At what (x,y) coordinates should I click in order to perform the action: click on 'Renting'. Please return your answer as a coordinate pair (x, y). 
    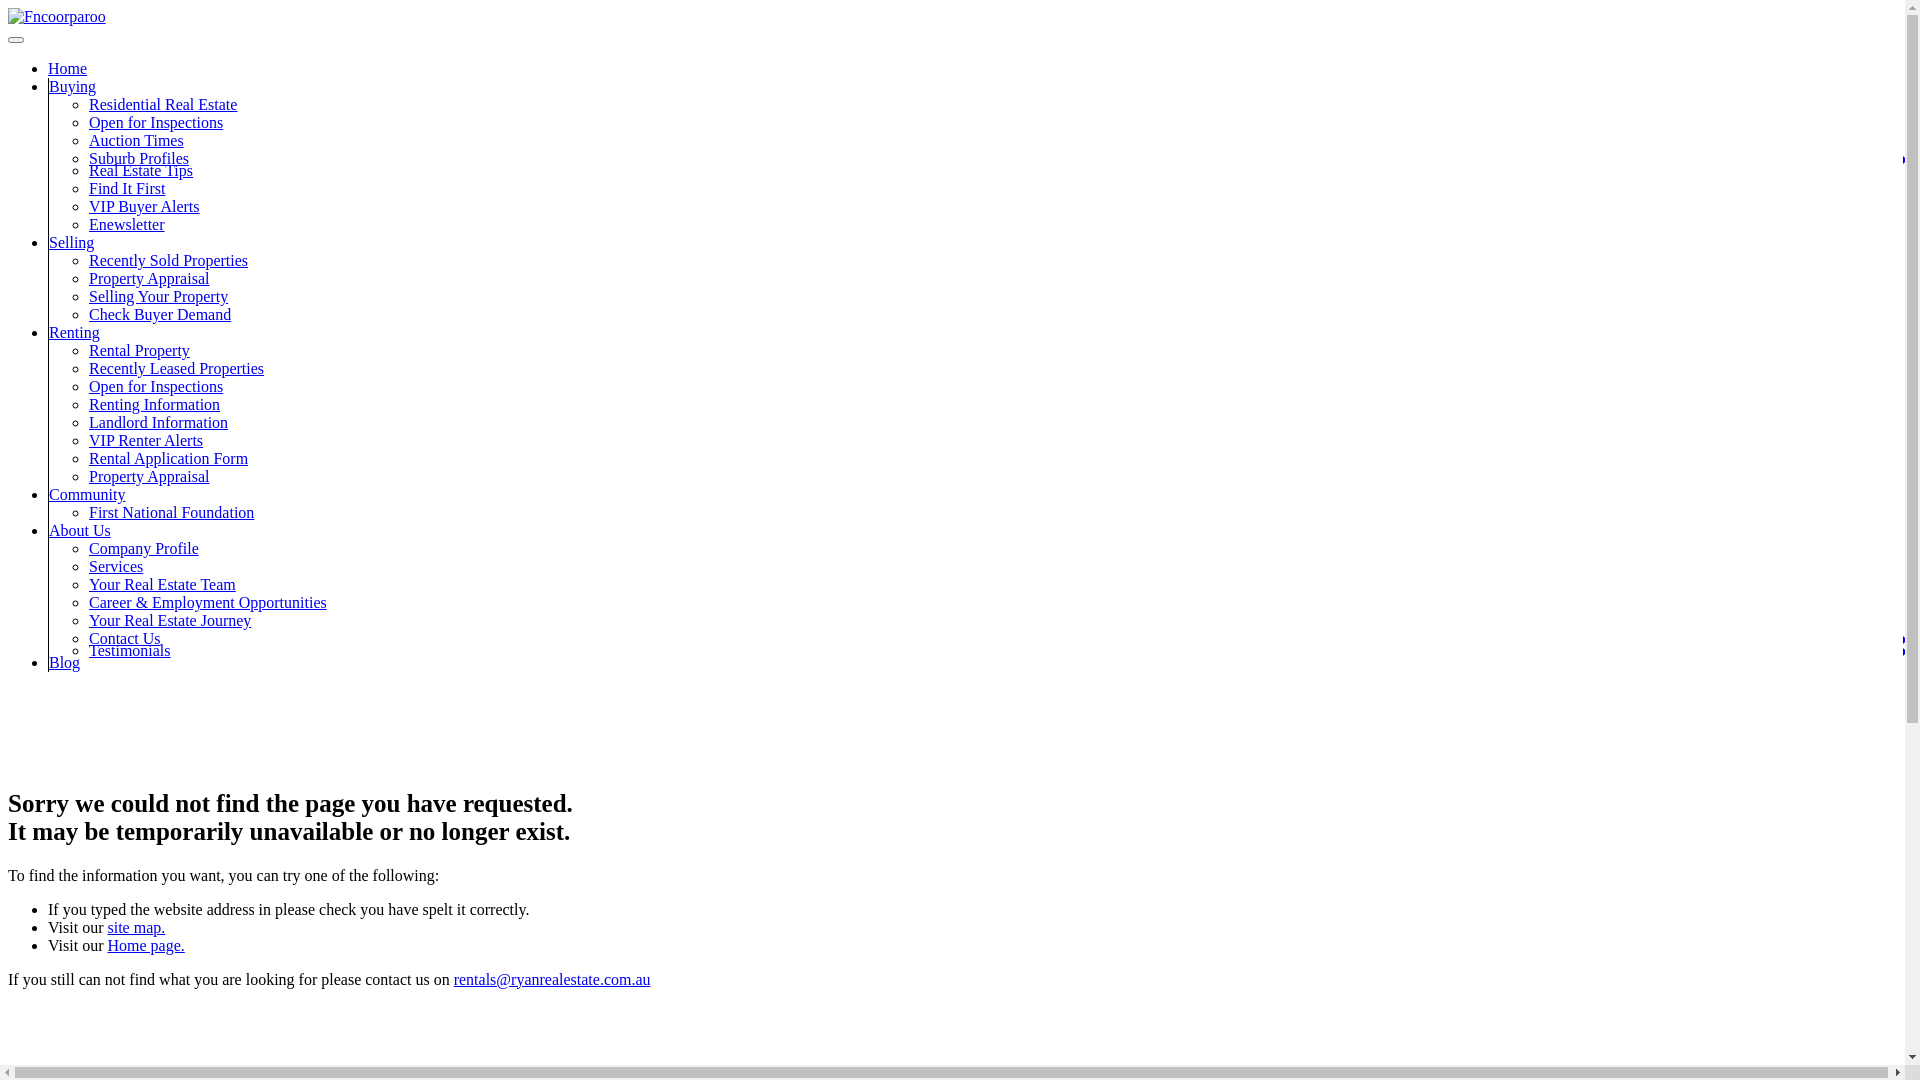
    Looking at the image, I should click on (74, 331).